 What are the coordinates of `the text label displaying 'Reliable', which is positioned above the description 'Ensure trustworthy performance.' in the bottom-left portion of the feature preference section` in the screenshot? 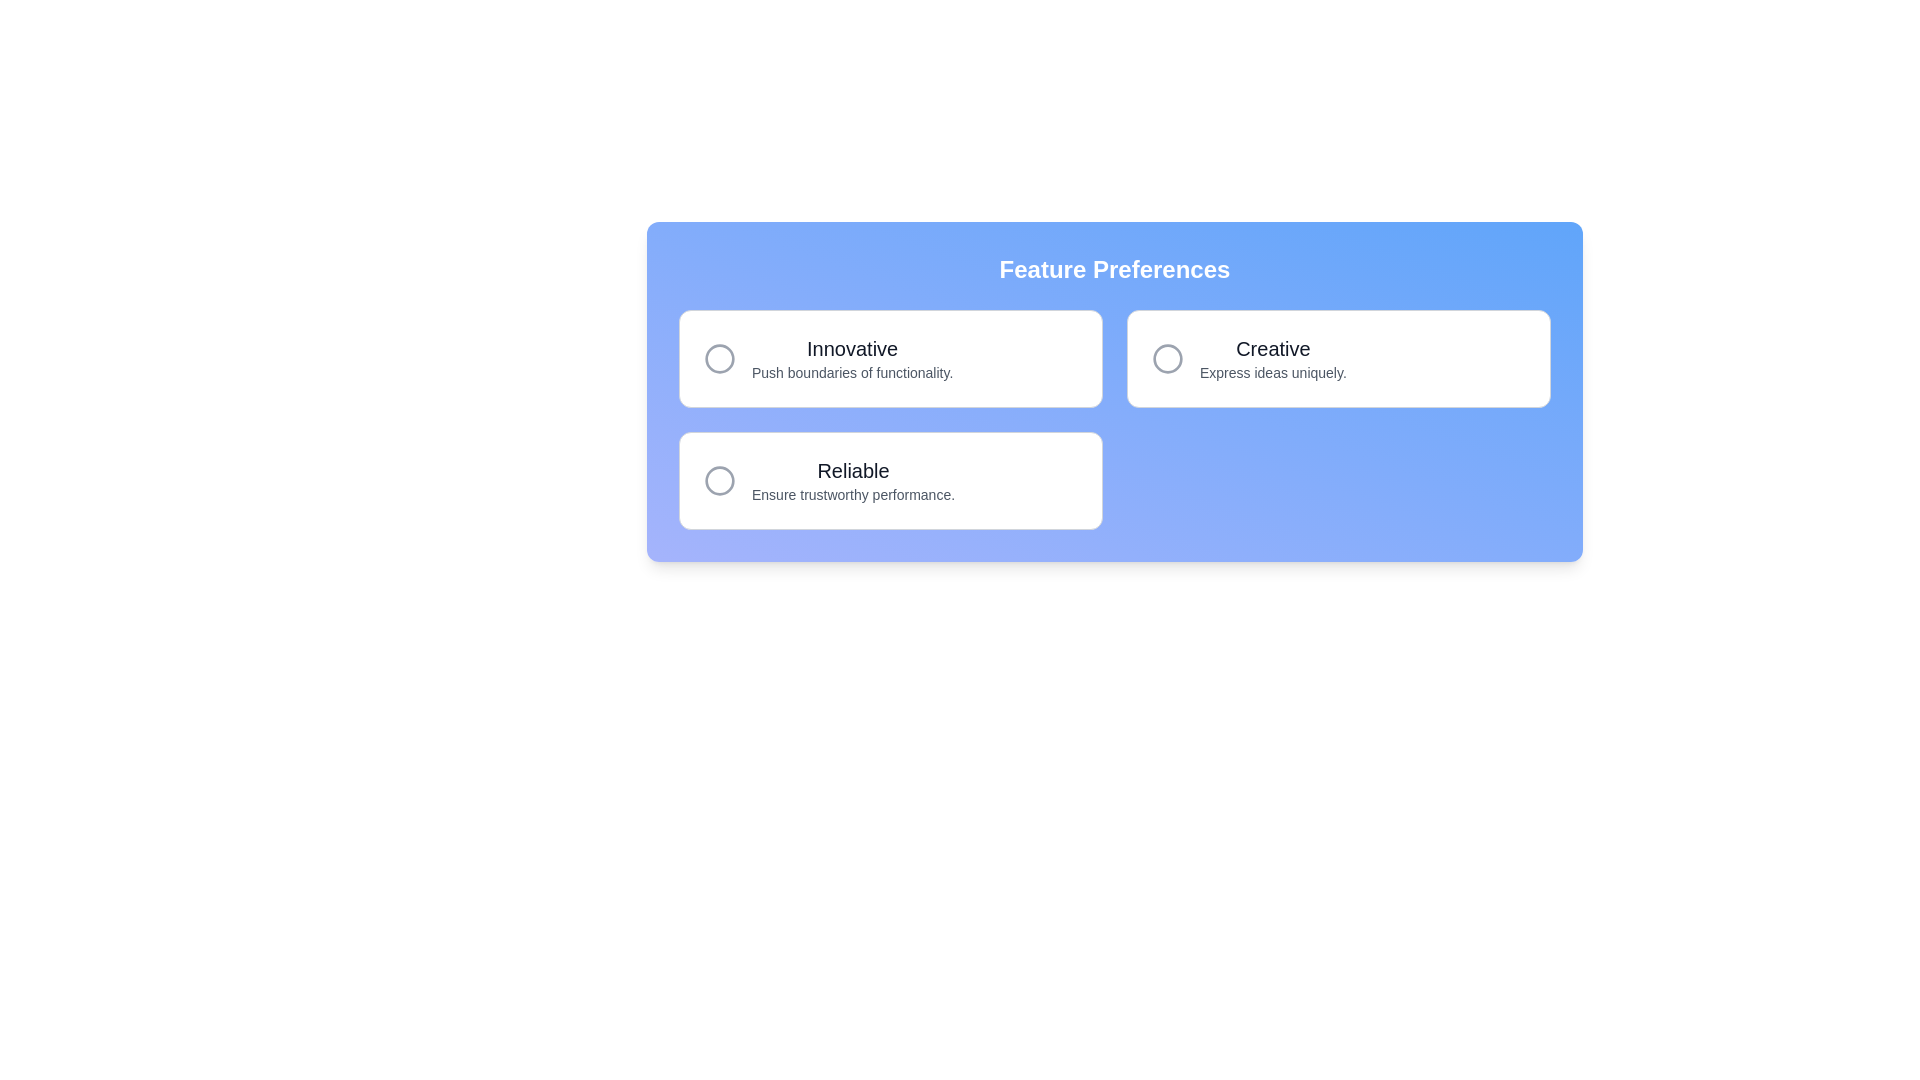 It's located at (853, 470).